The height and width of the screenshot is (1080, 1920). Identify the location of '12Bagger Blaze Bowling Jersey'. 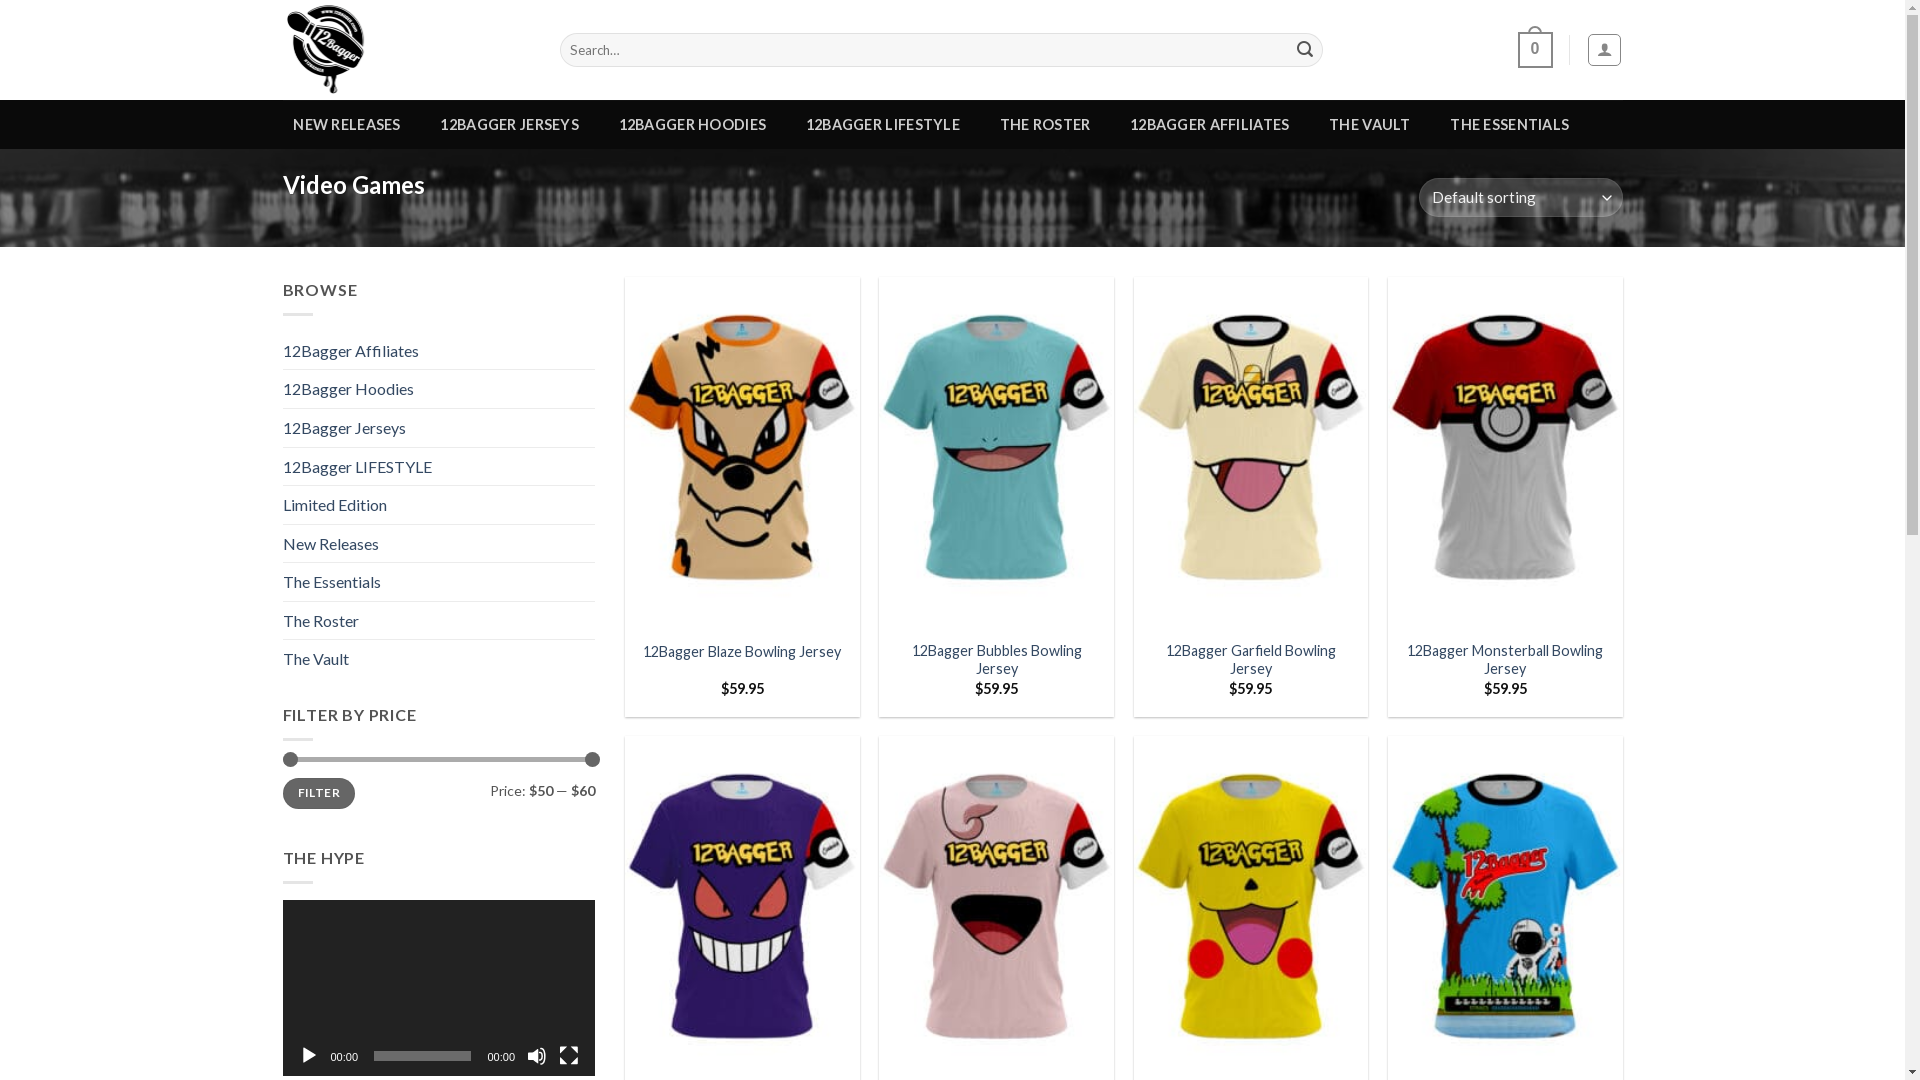
(741, 652).